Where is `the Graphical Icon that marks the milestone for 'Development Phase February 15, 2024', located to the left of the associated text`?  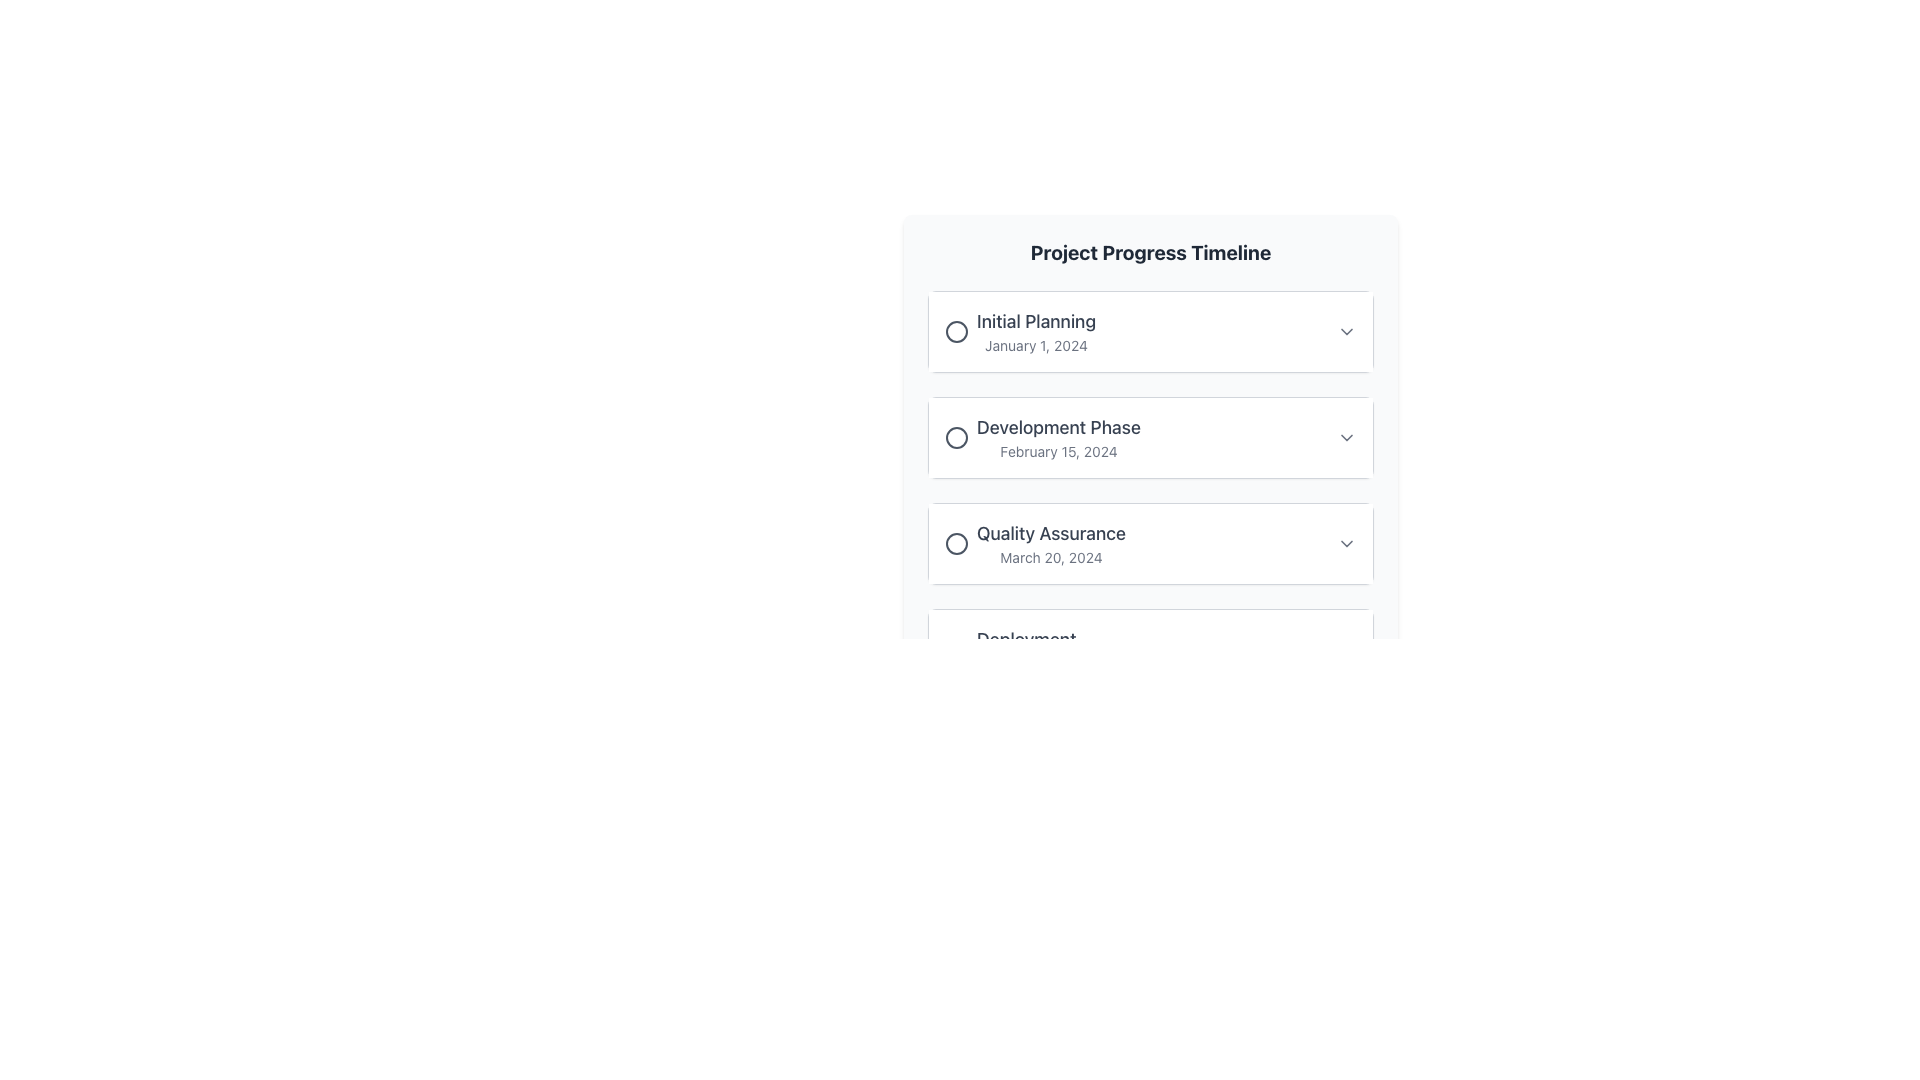 the Graphical Icon that marks the milestone for 'Development Phase February 15, 2024', located to the left of the associated text is located at coordinates (955, 437).